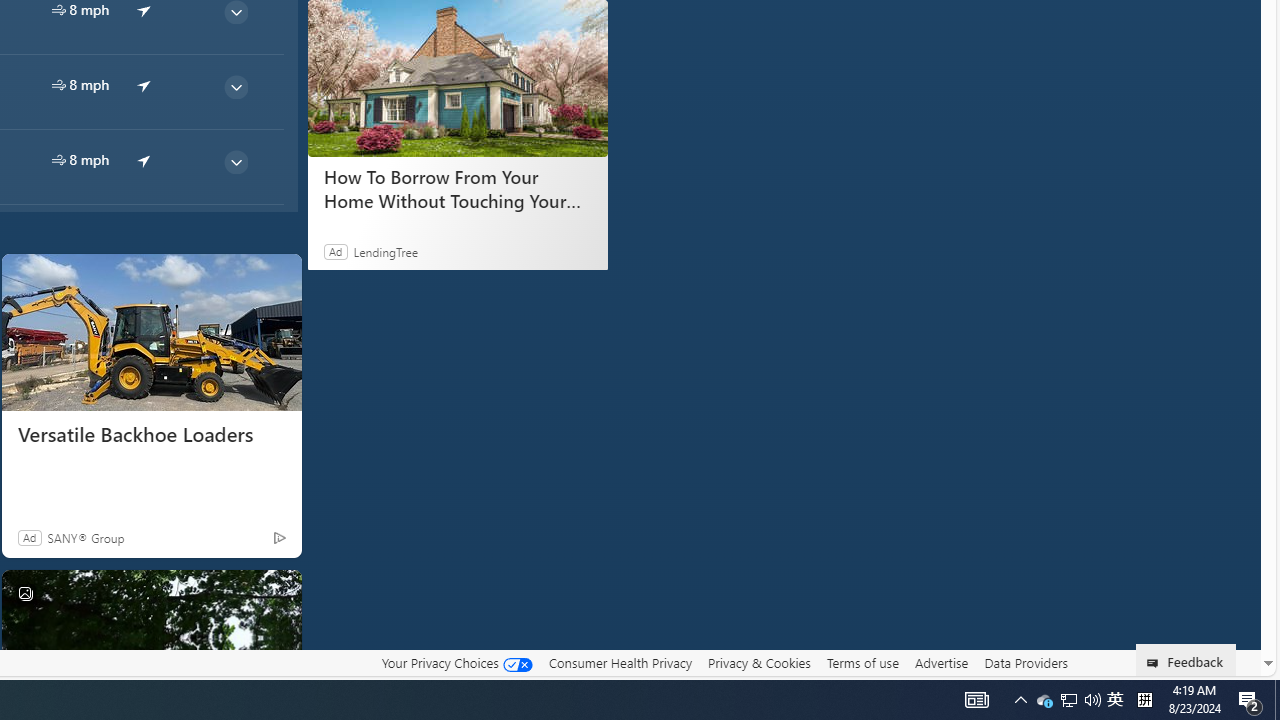 The height and width of the screenshot is (720, 1280). Describe the element at coordinates (1156, 663) in the screenshot. I see `'Class: feedback_link_icon-DS-EntryPoint1-1'` at that location.